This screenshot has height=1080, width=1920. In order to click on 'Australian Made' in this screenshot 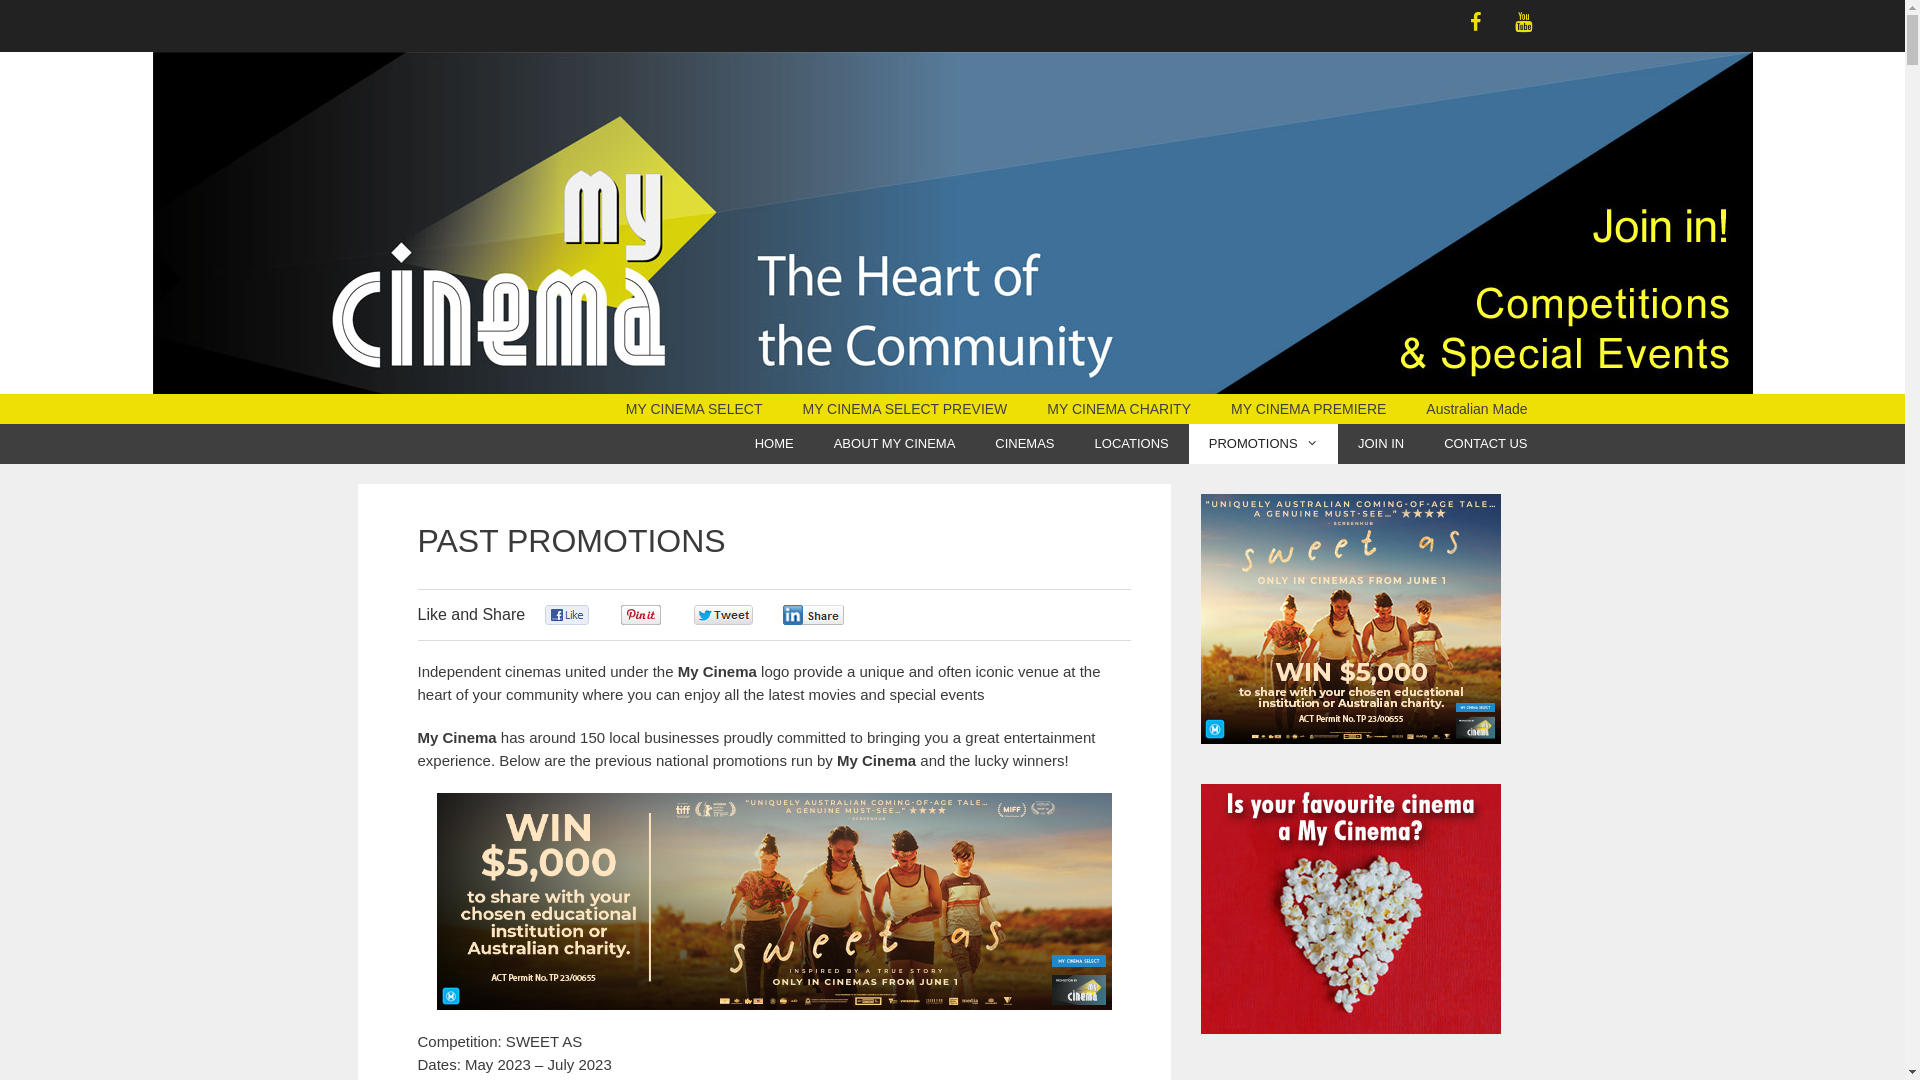, I will do `click(1405, 407)`.